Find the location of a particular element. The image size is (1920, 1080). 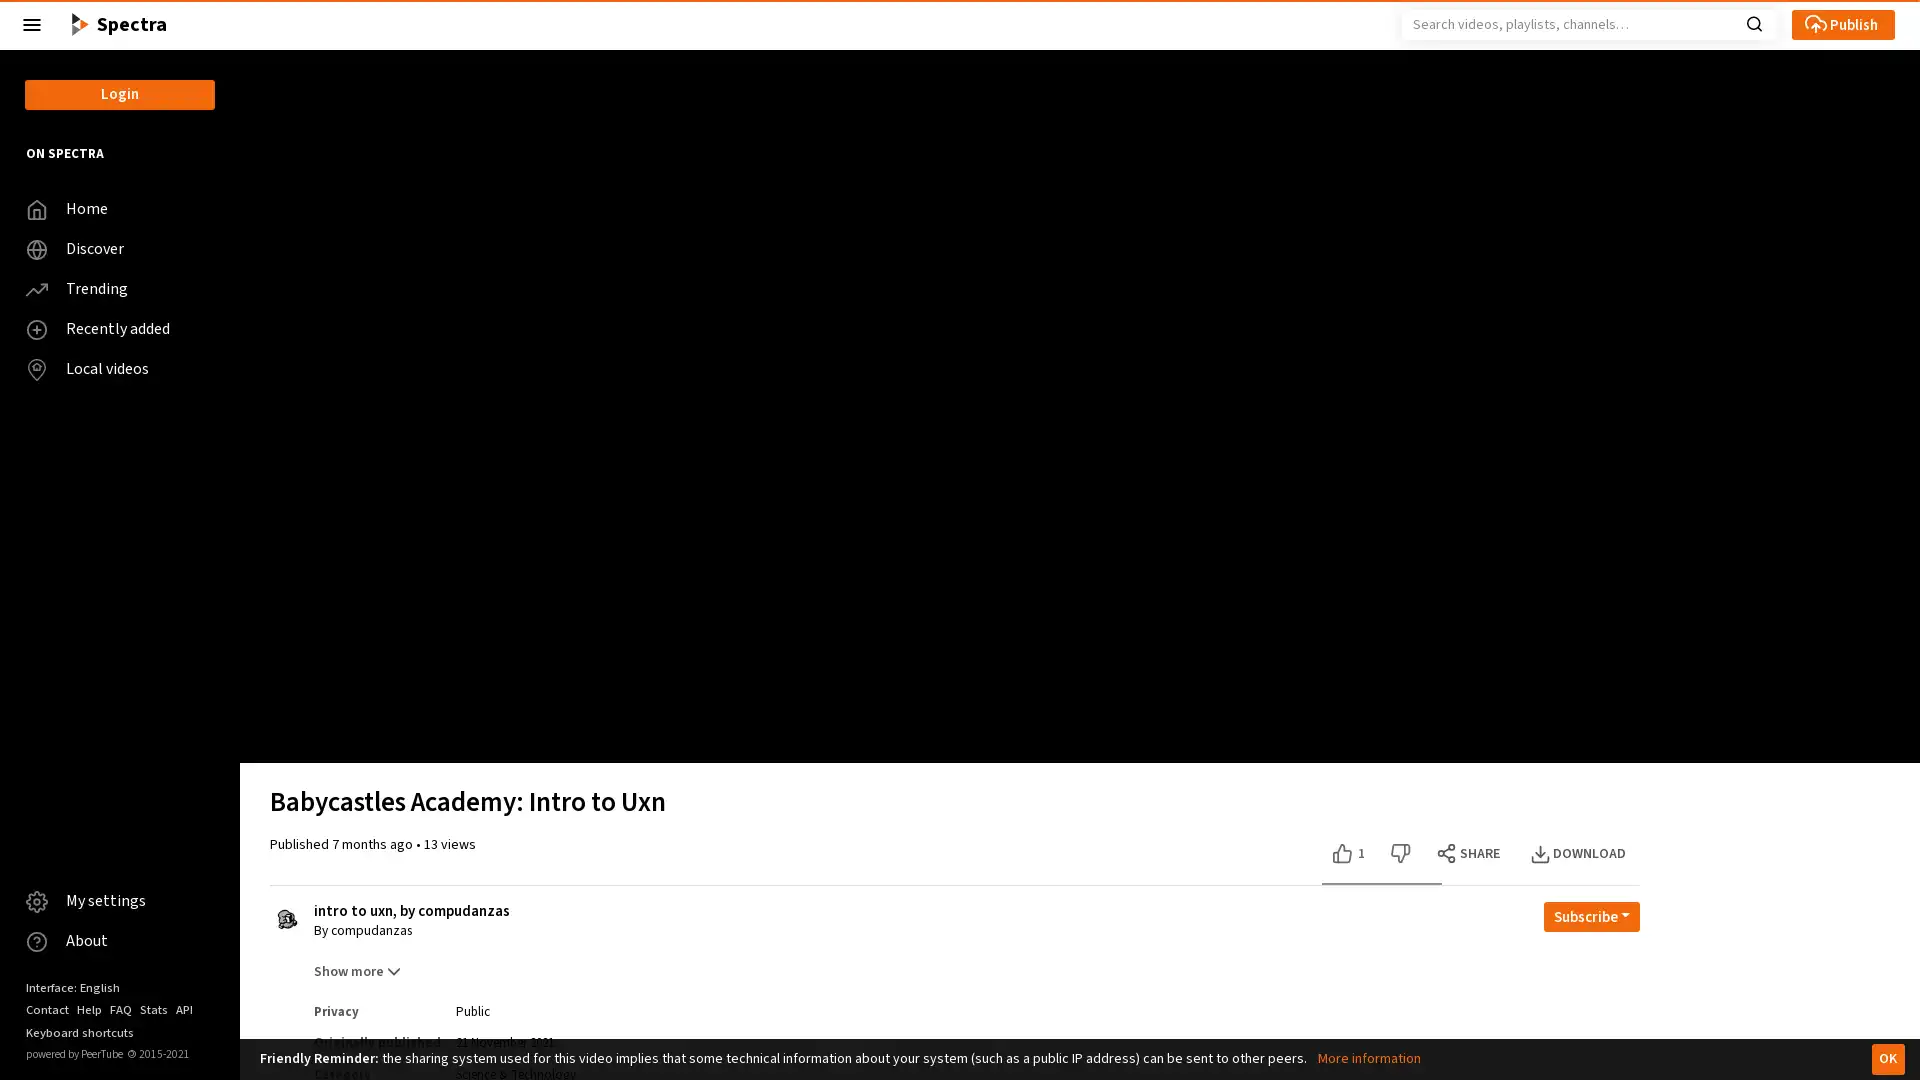

DOWNLOAD is located at coordinates (1578, 853).